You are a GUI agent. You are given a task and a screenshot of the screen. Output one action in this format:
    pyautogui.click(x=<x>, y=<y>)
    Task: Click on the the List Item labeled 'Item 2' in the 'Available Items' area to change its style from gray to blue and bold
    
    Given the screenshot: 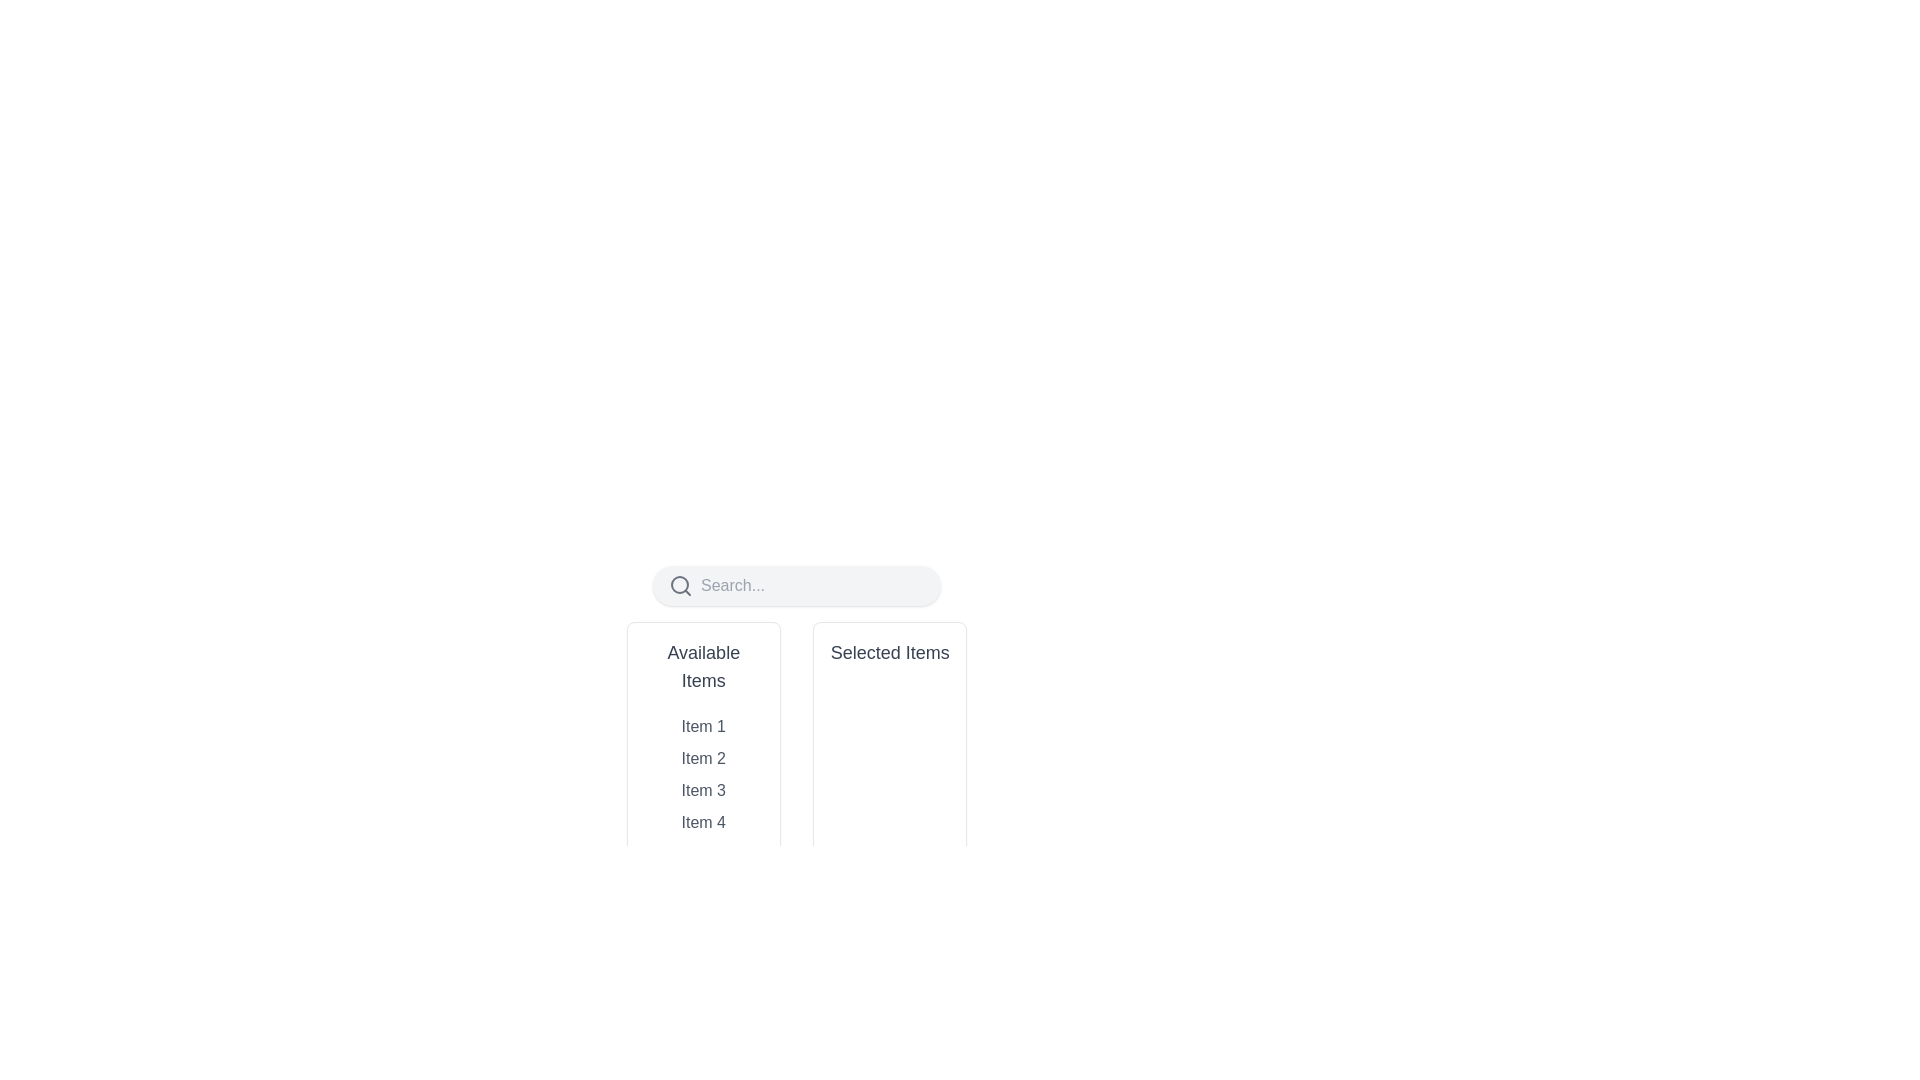 What is the action you would take?
    pyautogui.click(x=703, y=759)
    